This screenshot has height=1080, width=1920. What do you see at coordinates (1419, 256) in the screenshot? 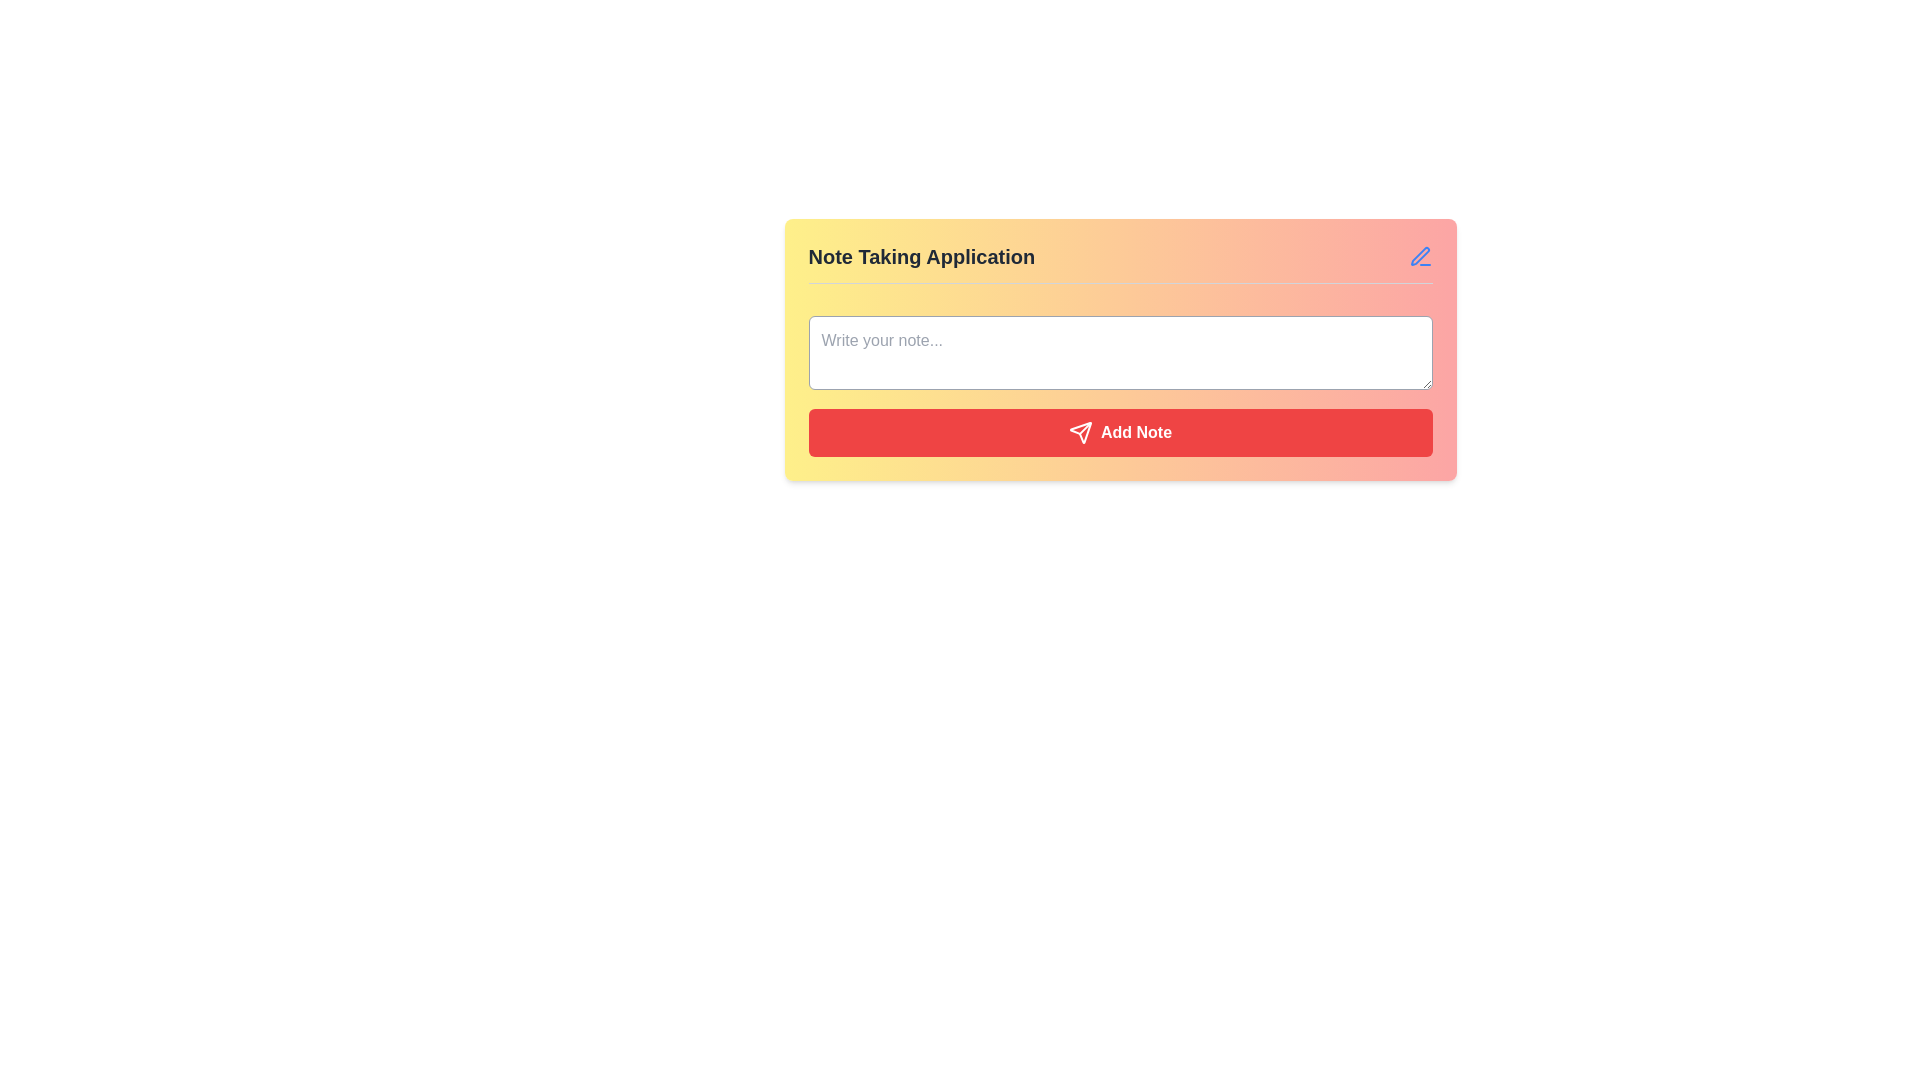
I see `the pen icon in the top-right corner of the note-taking panel` at bounding box center [1419, 256].